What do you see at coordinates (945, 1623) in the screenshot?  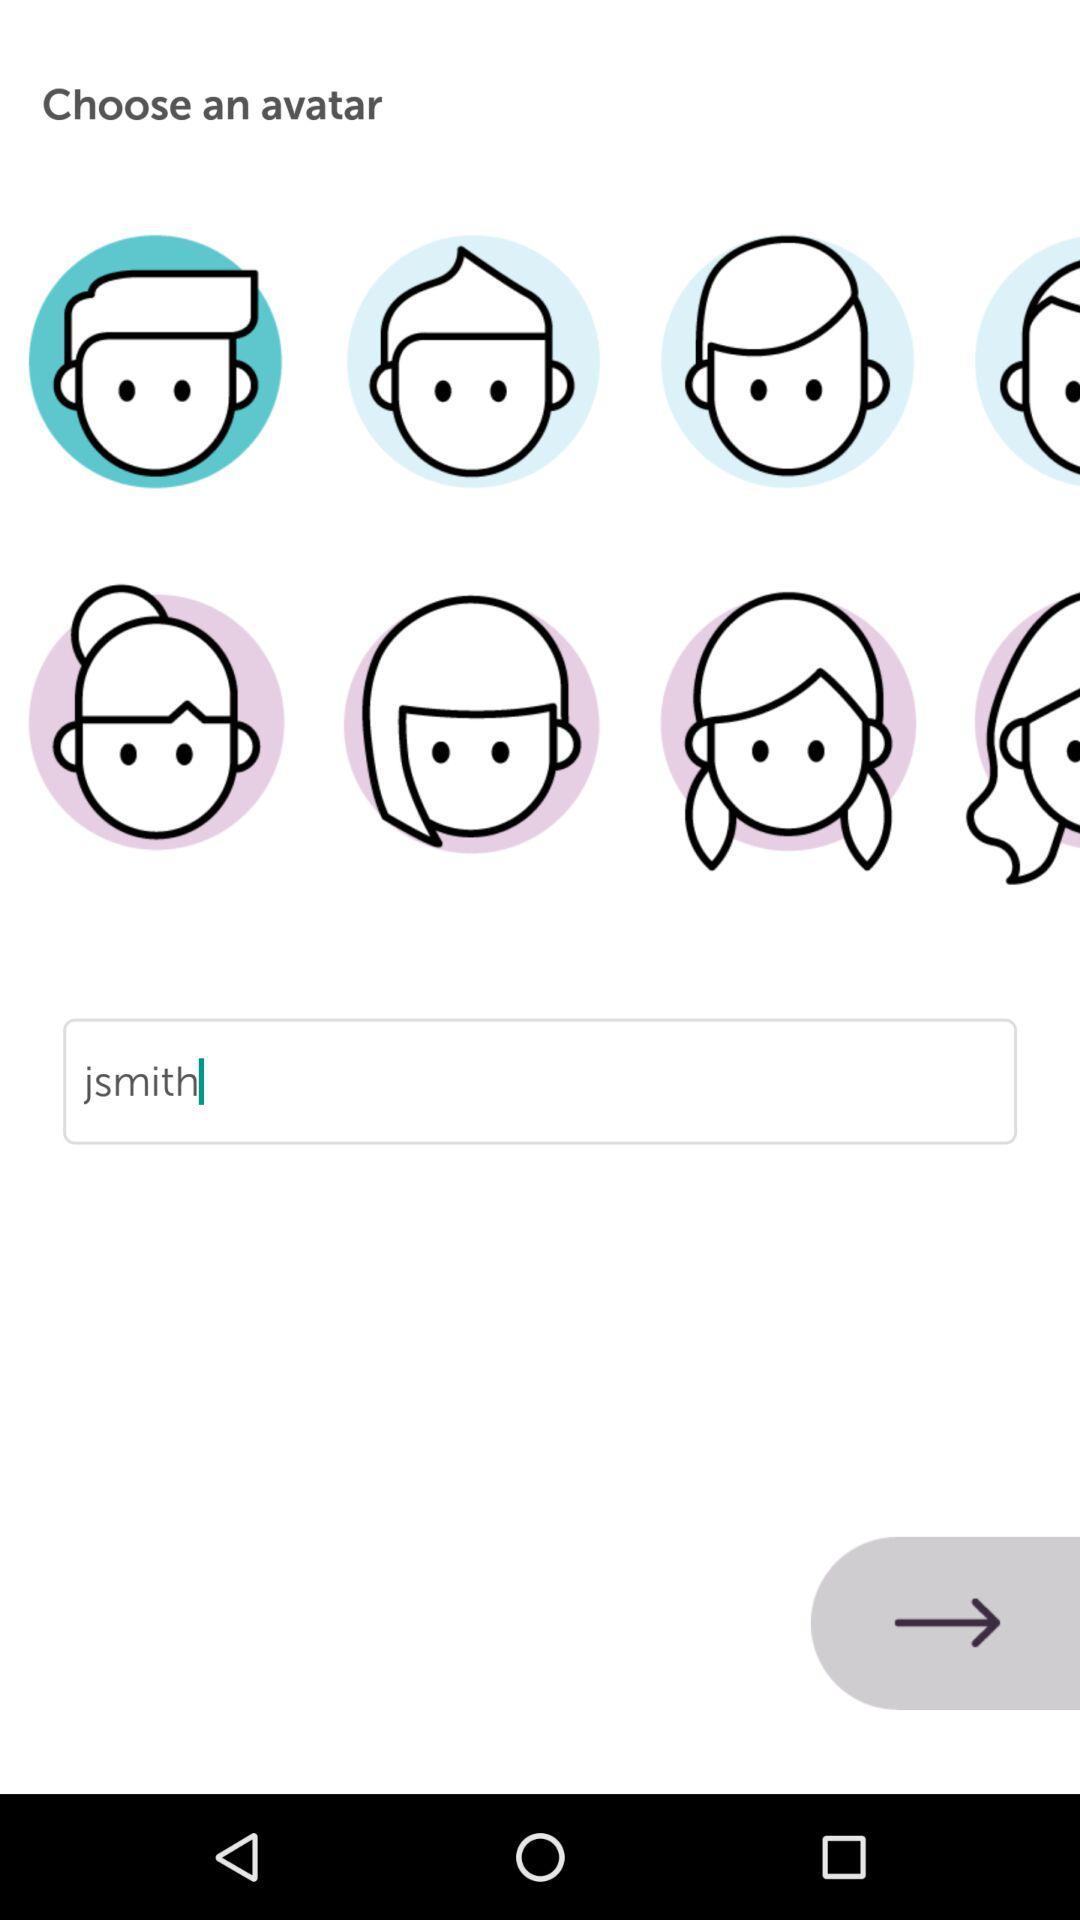 I see `next` at bounding box center [945, 1623].